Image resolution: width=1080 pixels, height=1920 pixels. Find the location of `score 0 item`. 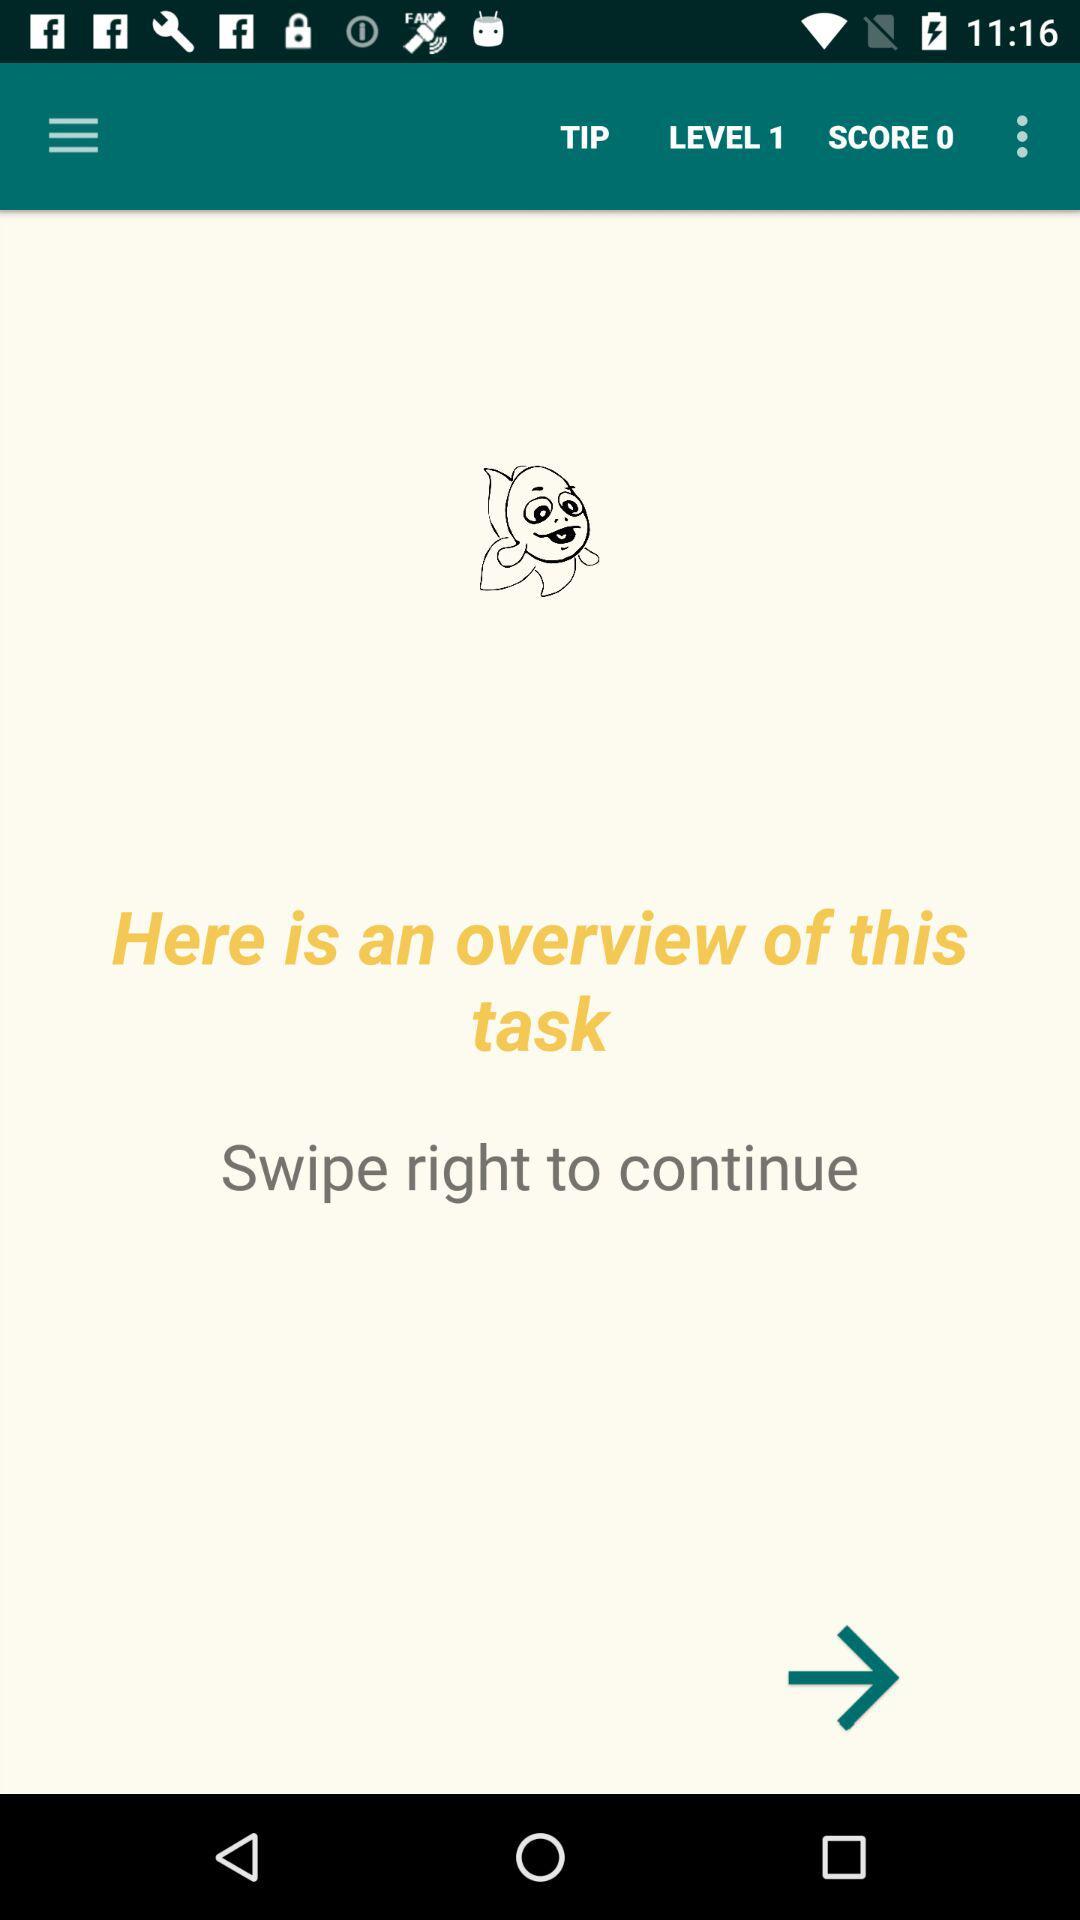

score 0 item is located at coordinates (890, 135).